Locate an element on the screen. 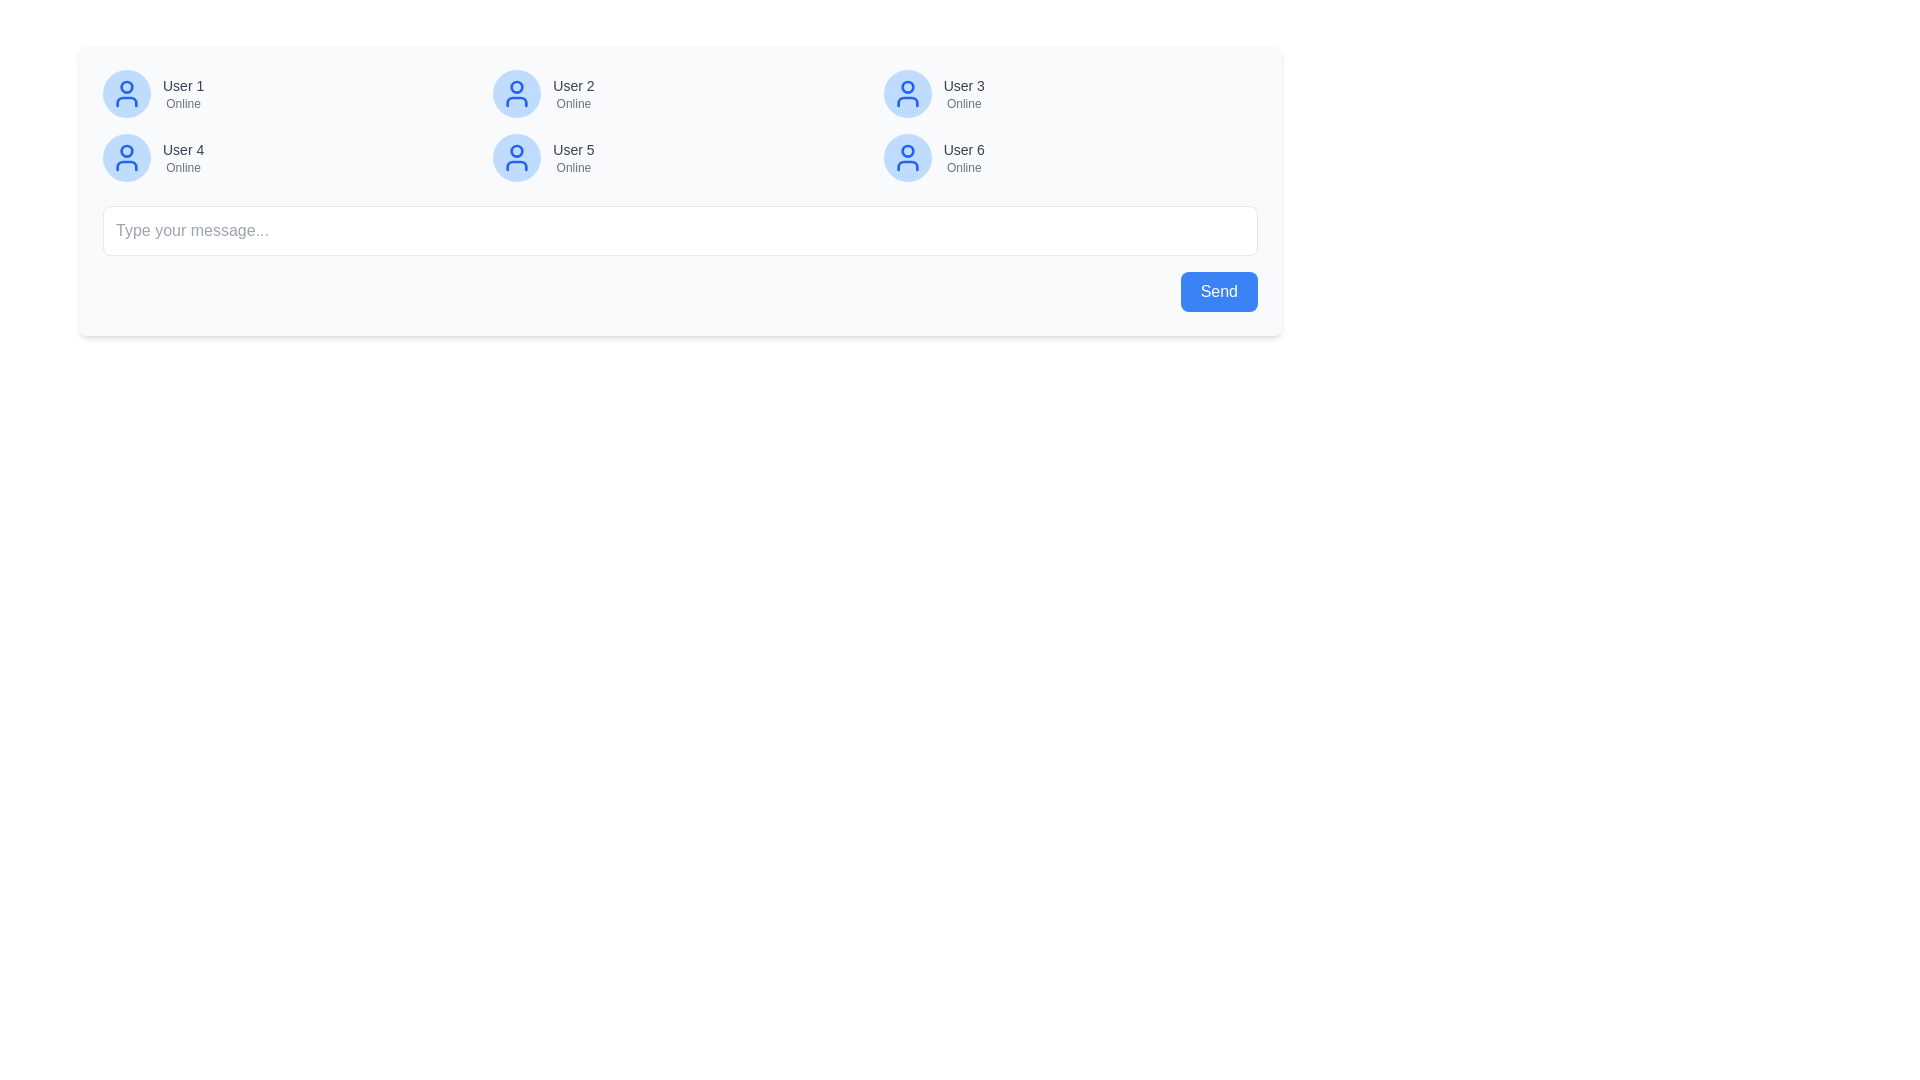  the Text Display element that shows the username and status of a user, located in the first row and first column of the user information grid is located at coordinates (183, 93).